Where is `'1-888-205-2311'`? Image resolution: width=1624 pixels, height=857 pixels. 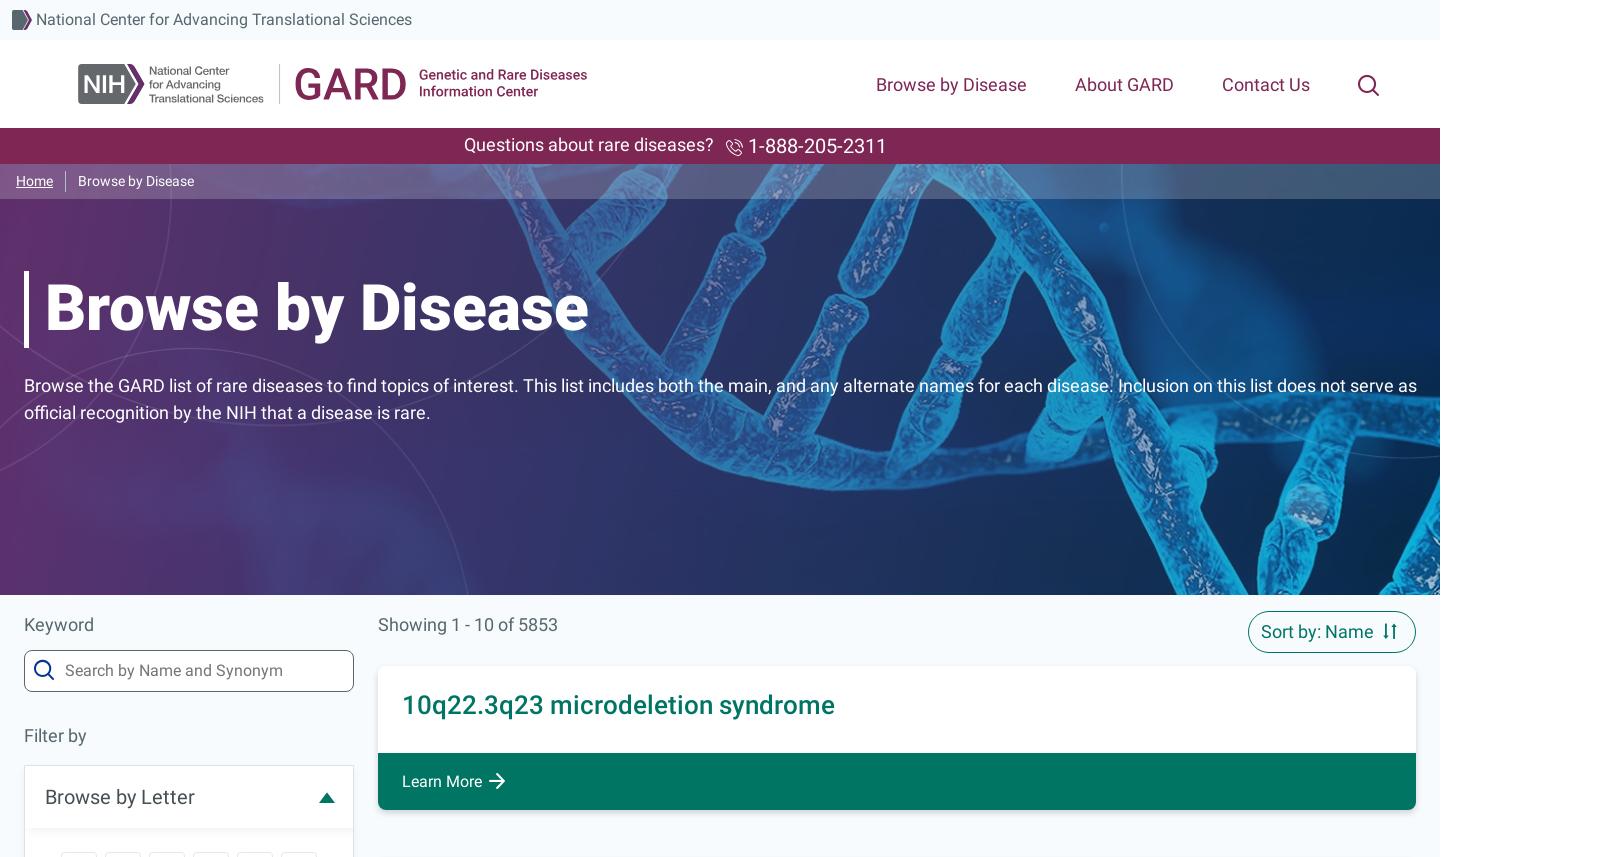 '1-888-205-2311' is located at coordinates (813, 145).